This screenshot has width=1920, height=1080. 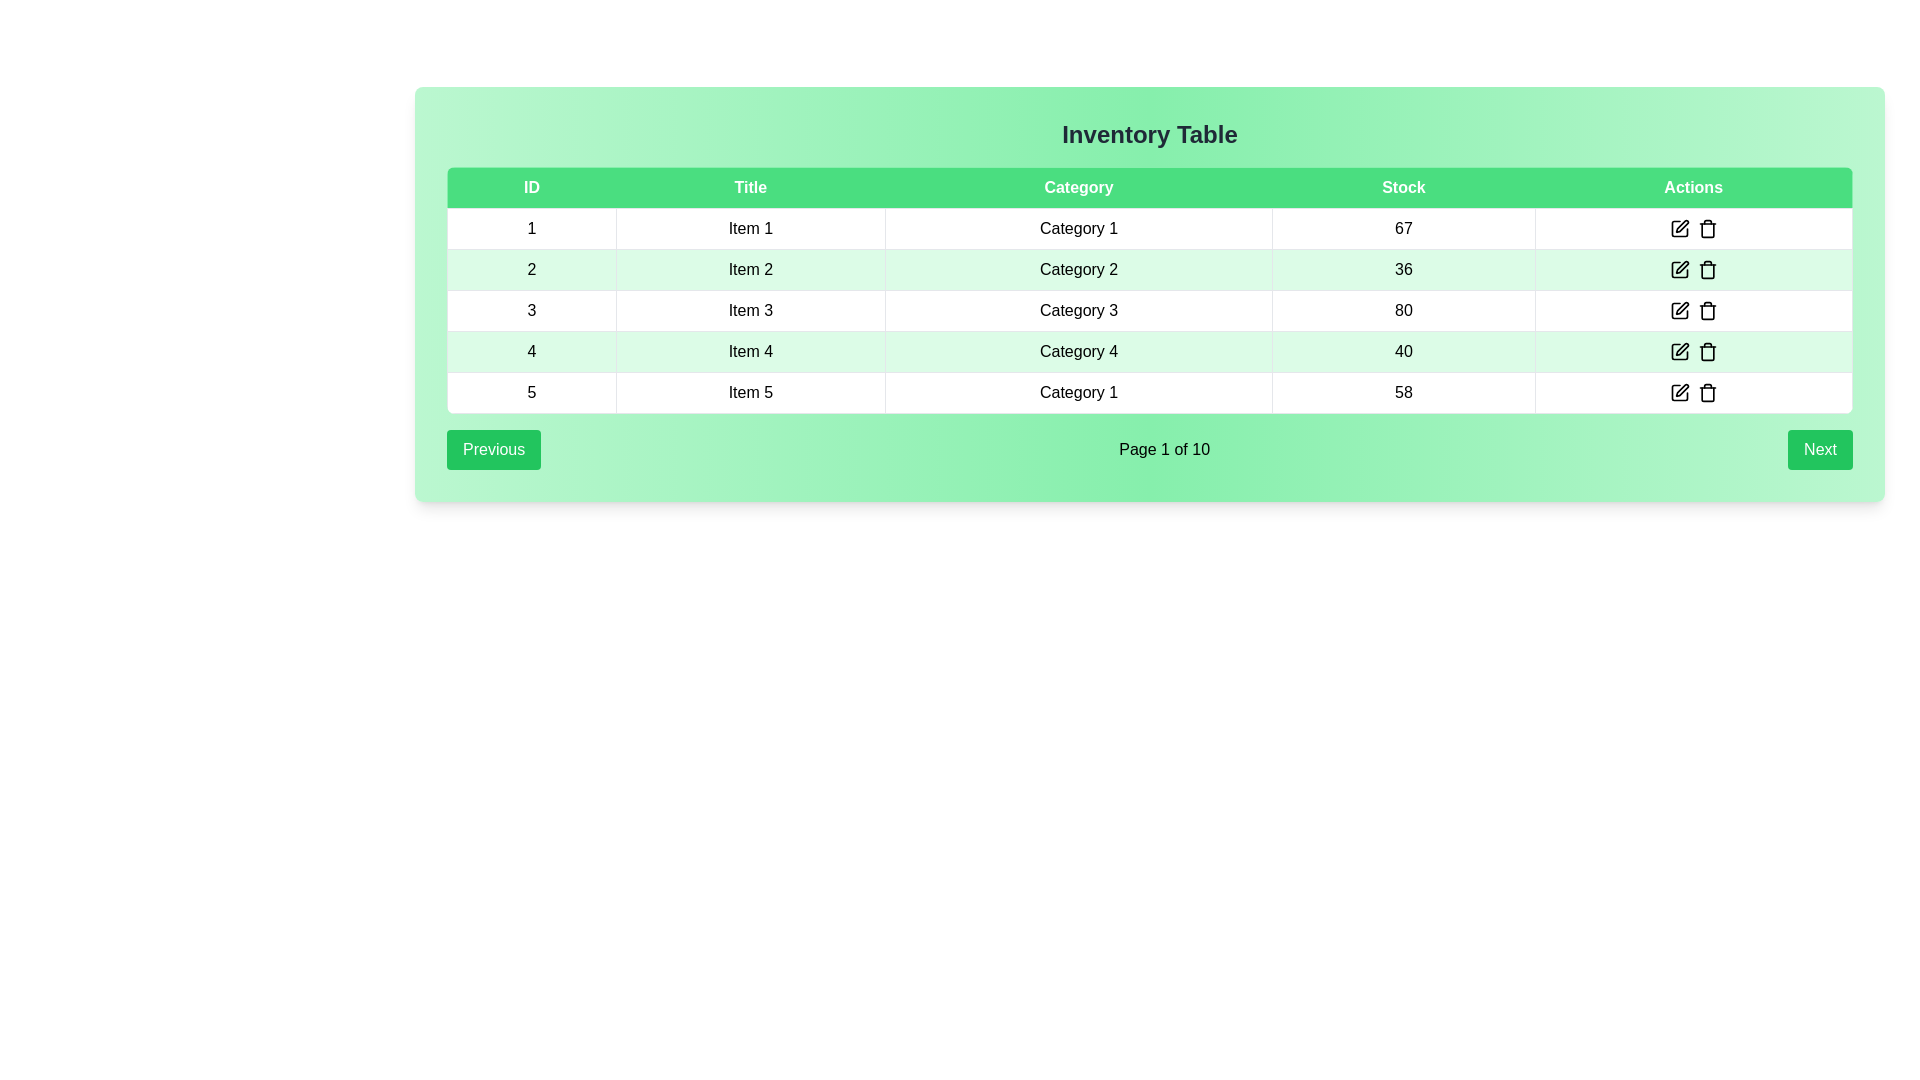 What do you see at coordinates (749, 270) in the screenshot?
I see `the text cell displaying 'Item 2' in the table` at bounding box center [749, 270].